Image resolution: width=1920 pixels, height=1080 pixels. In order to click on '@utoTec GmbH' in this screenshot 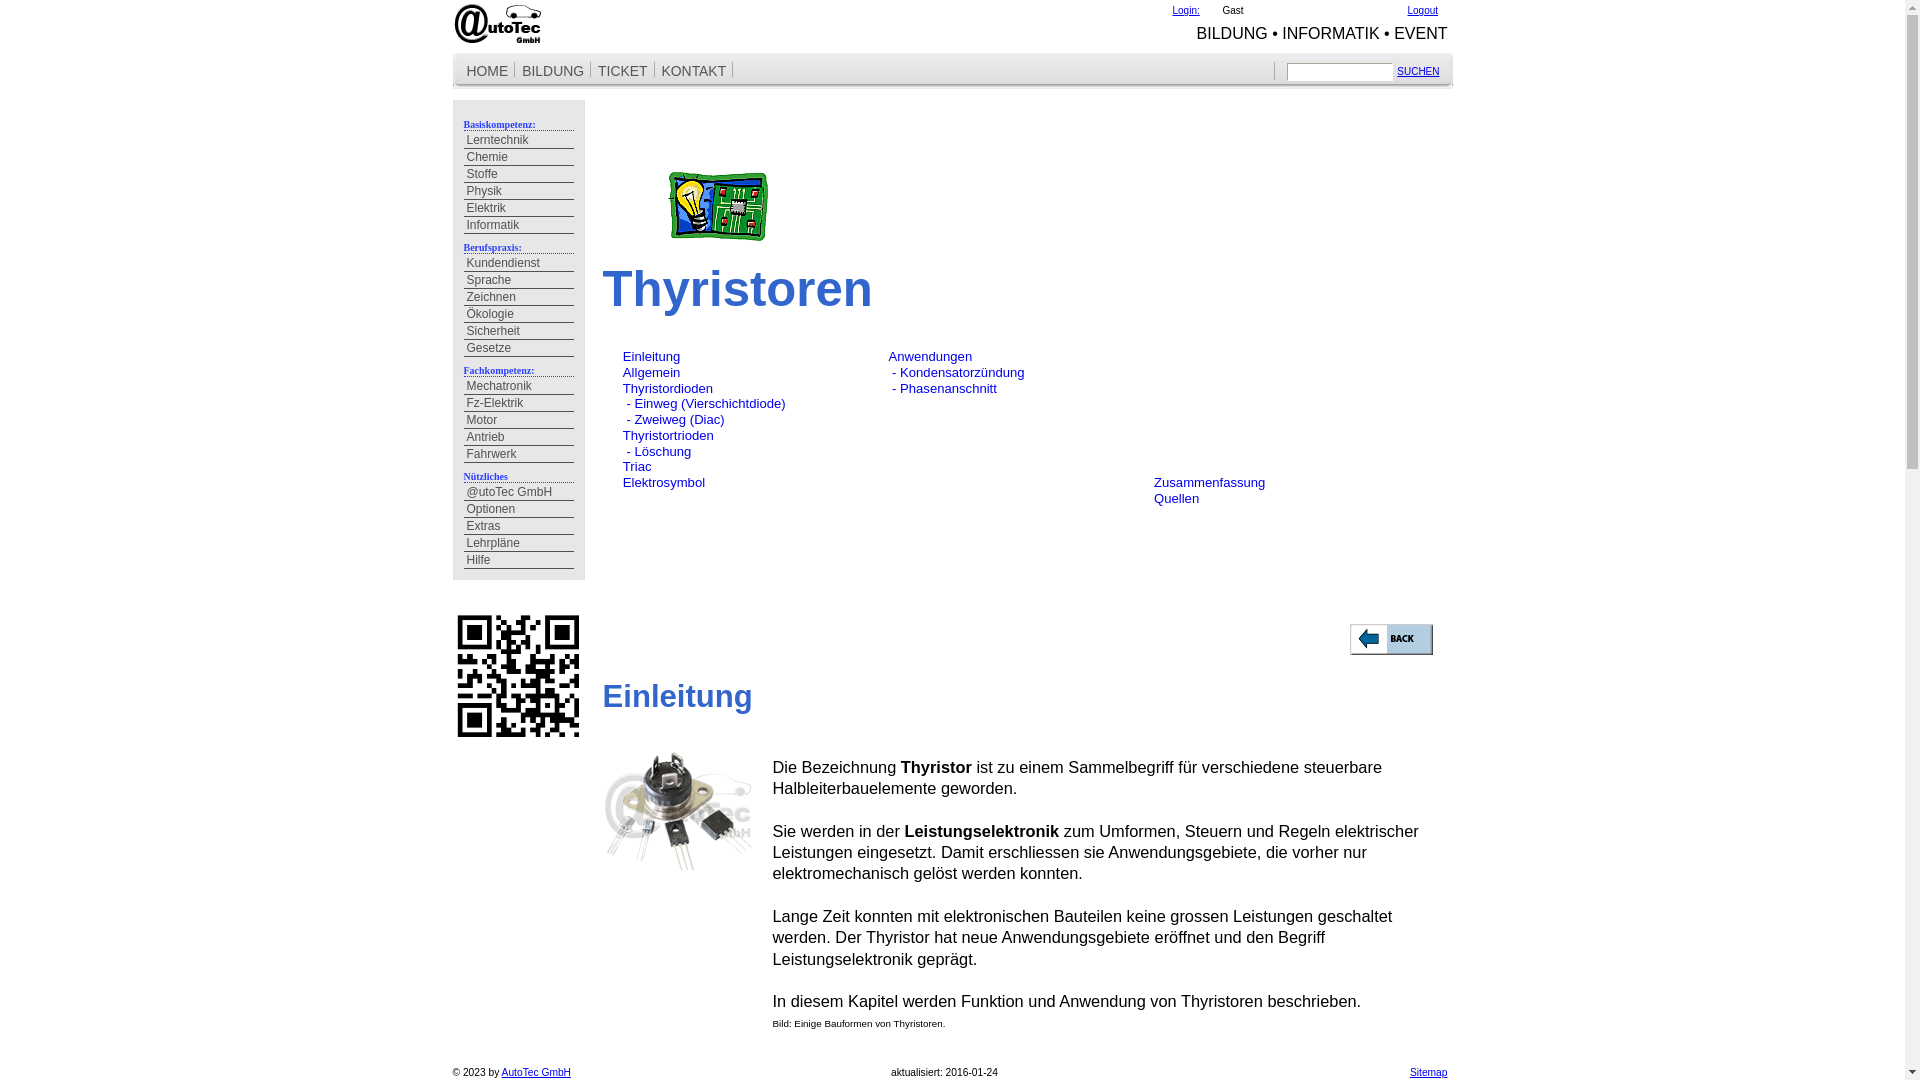, I will do `click(518, 492)`.